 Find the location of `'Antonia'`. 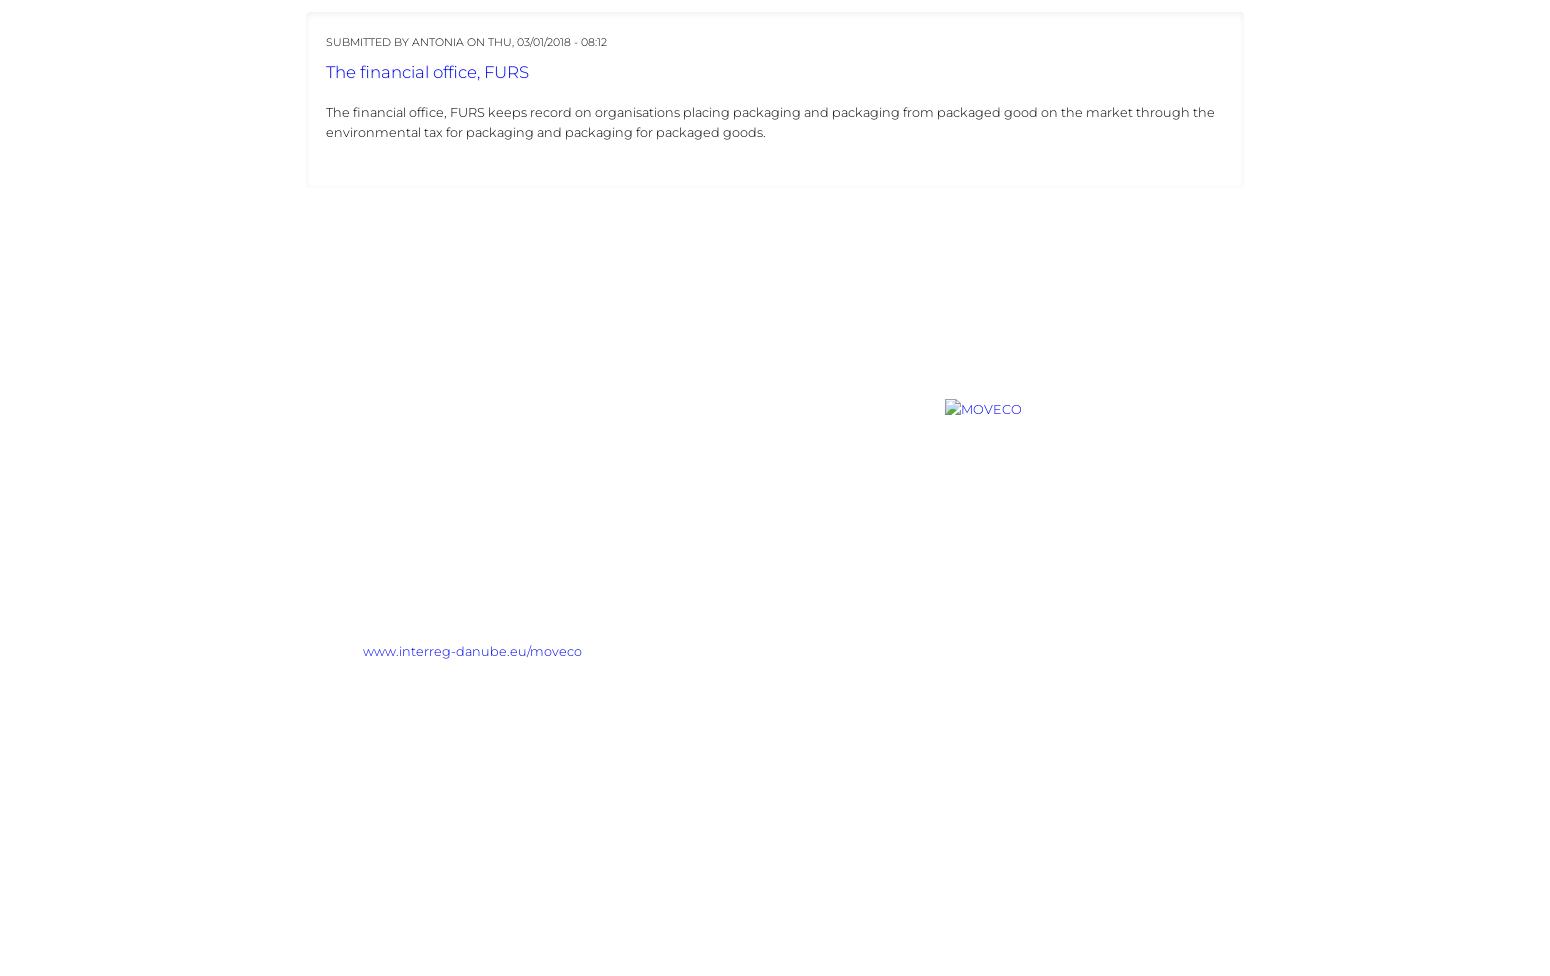

'Antonia' is located at coordinates (438, 41).